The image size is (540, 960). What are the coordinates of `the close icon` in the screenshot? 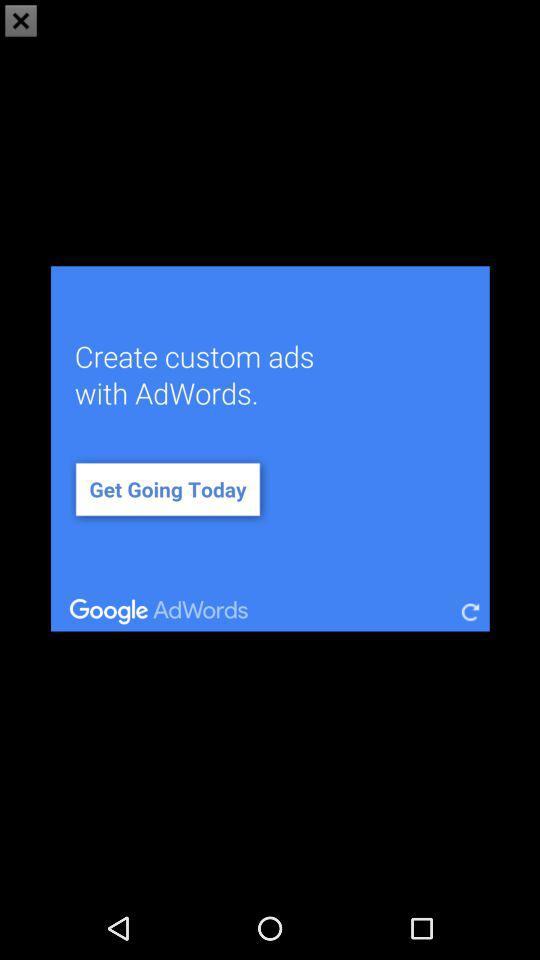 It's located at (20, 21).